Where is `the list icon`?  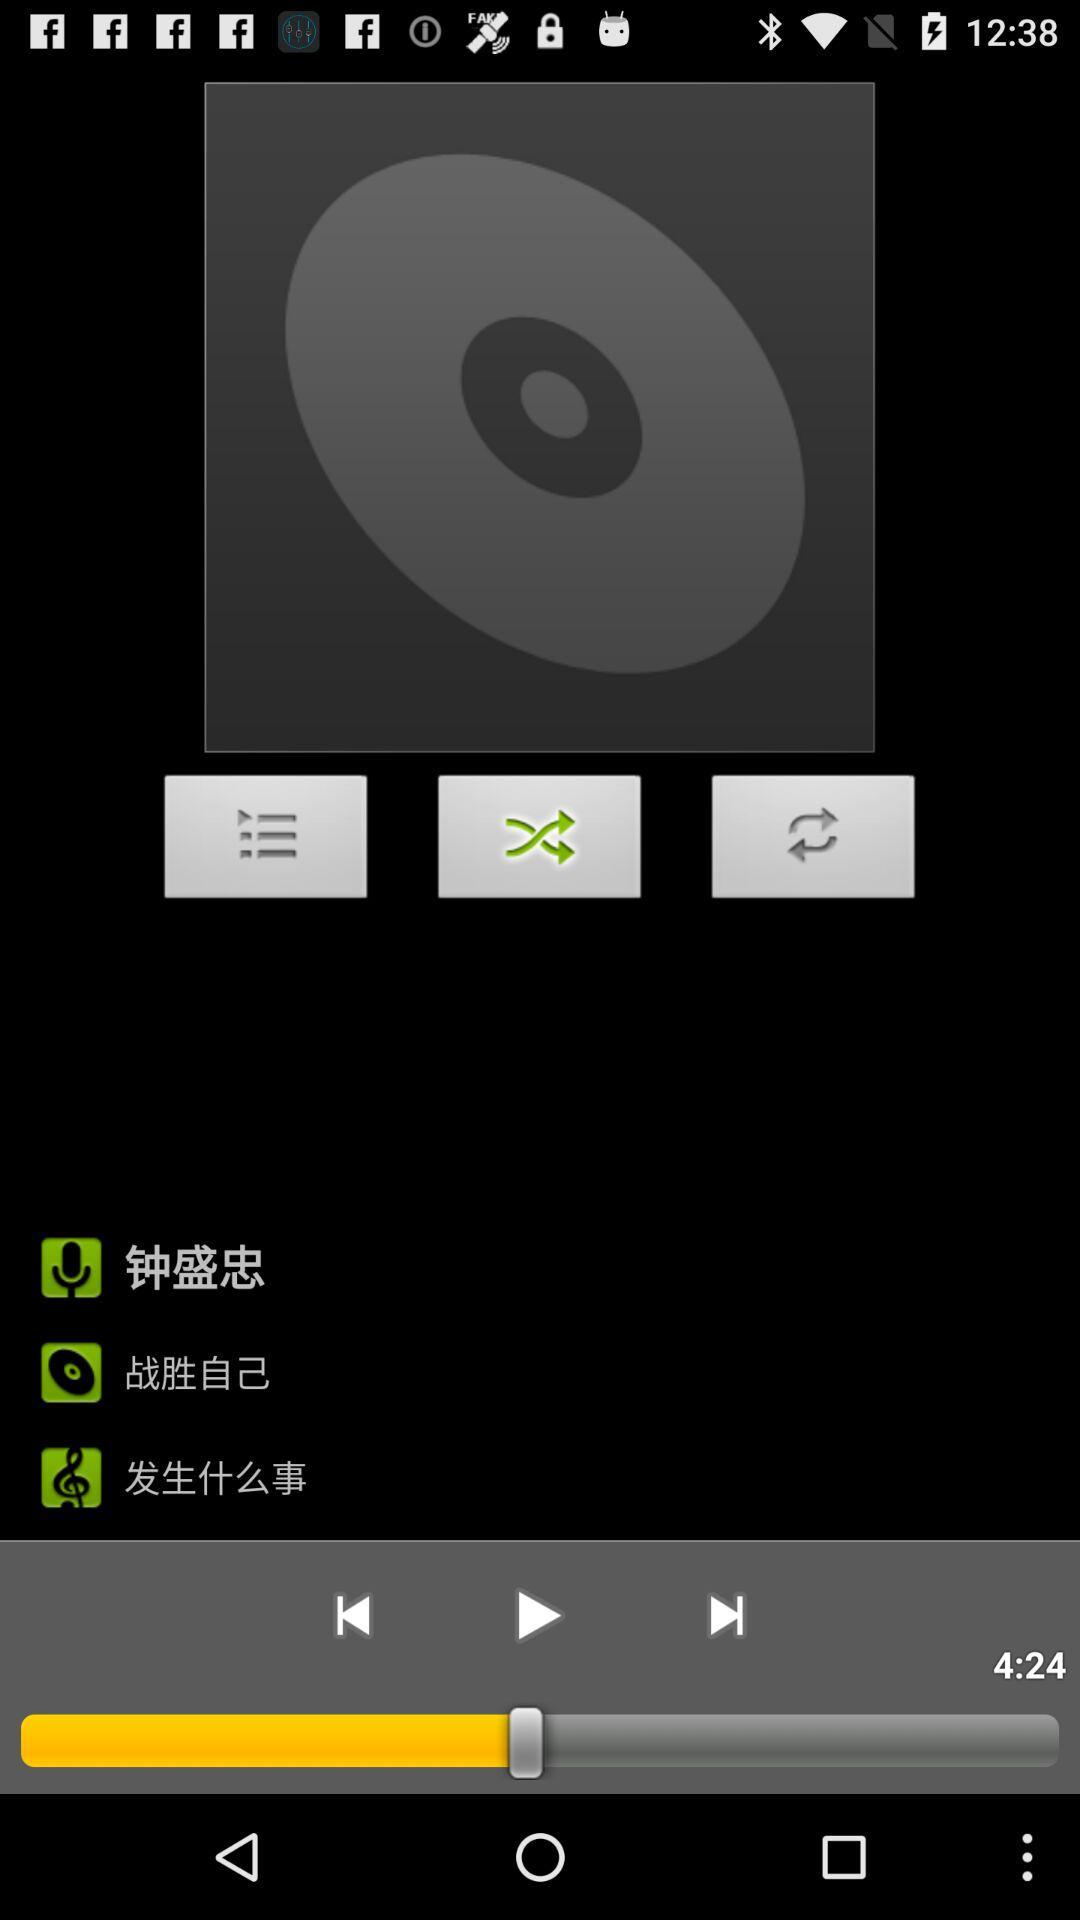
the list icon is located at coordinates (265, 900).